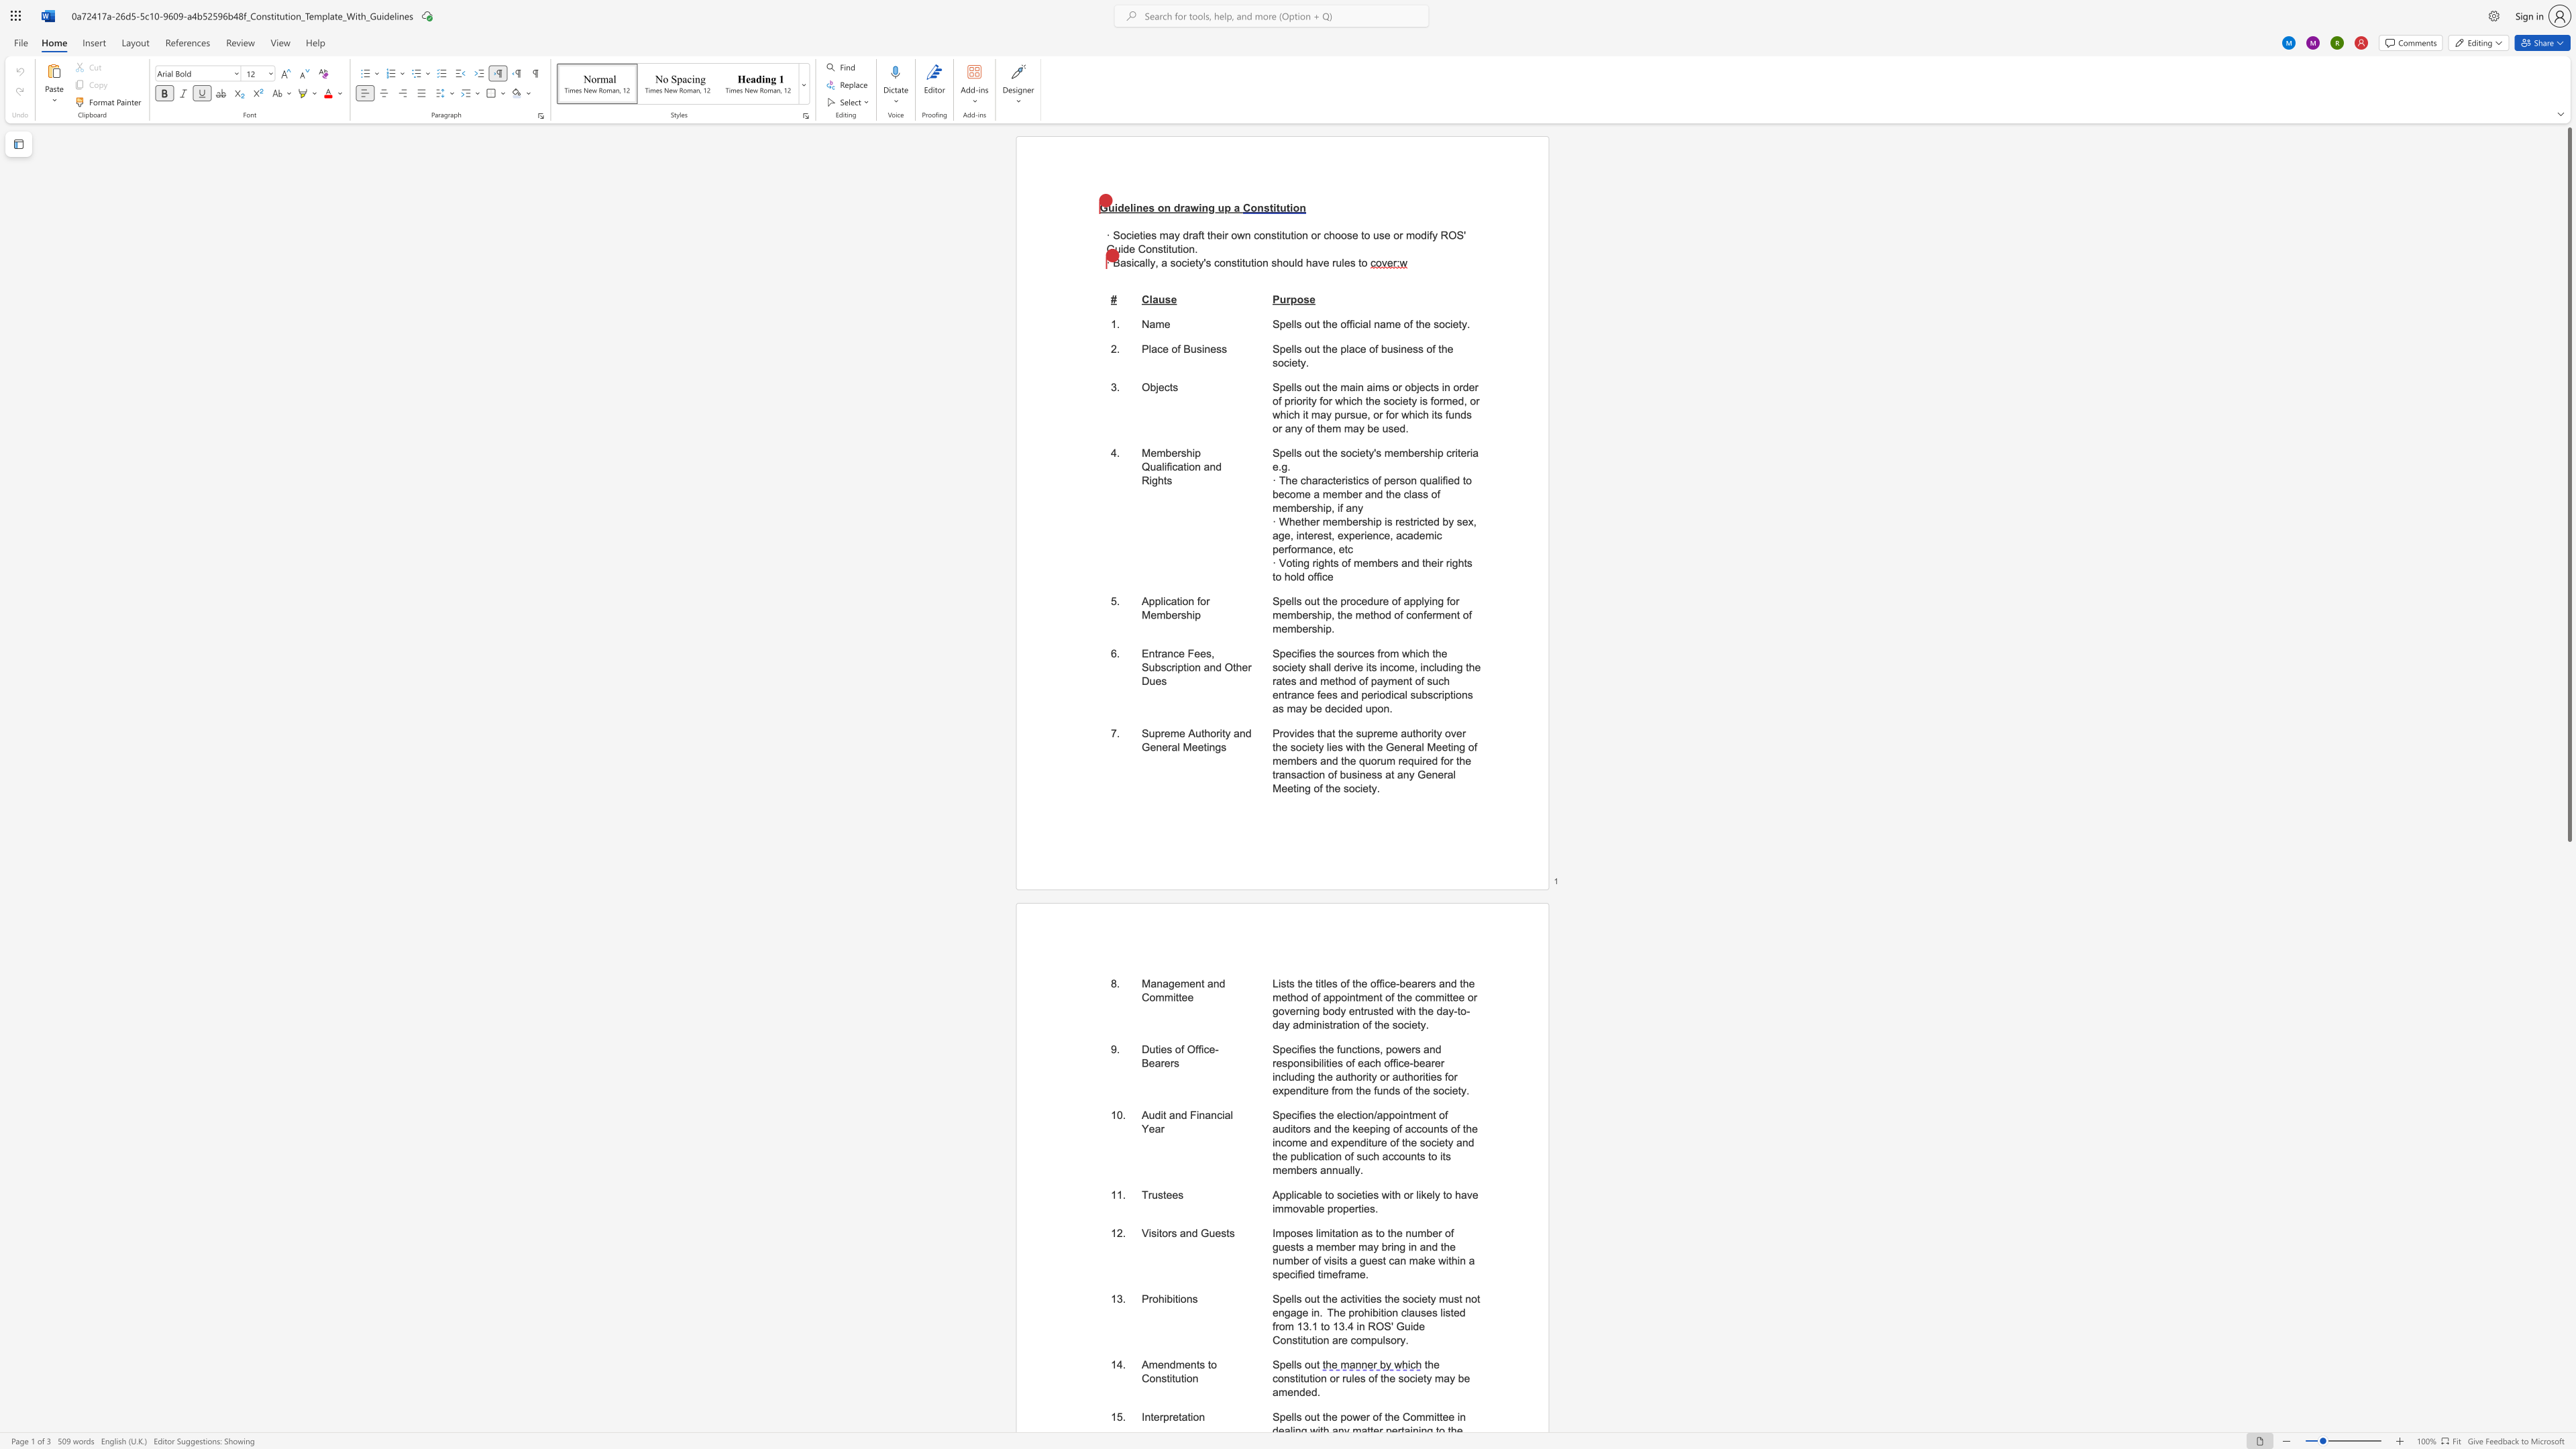 The width and height of the screenshot is (2576, 1449). Describe the element at coordinates (1296, 263) in the screenshot. I see `the subset text "d have rules to" within the text "society"` at that location.